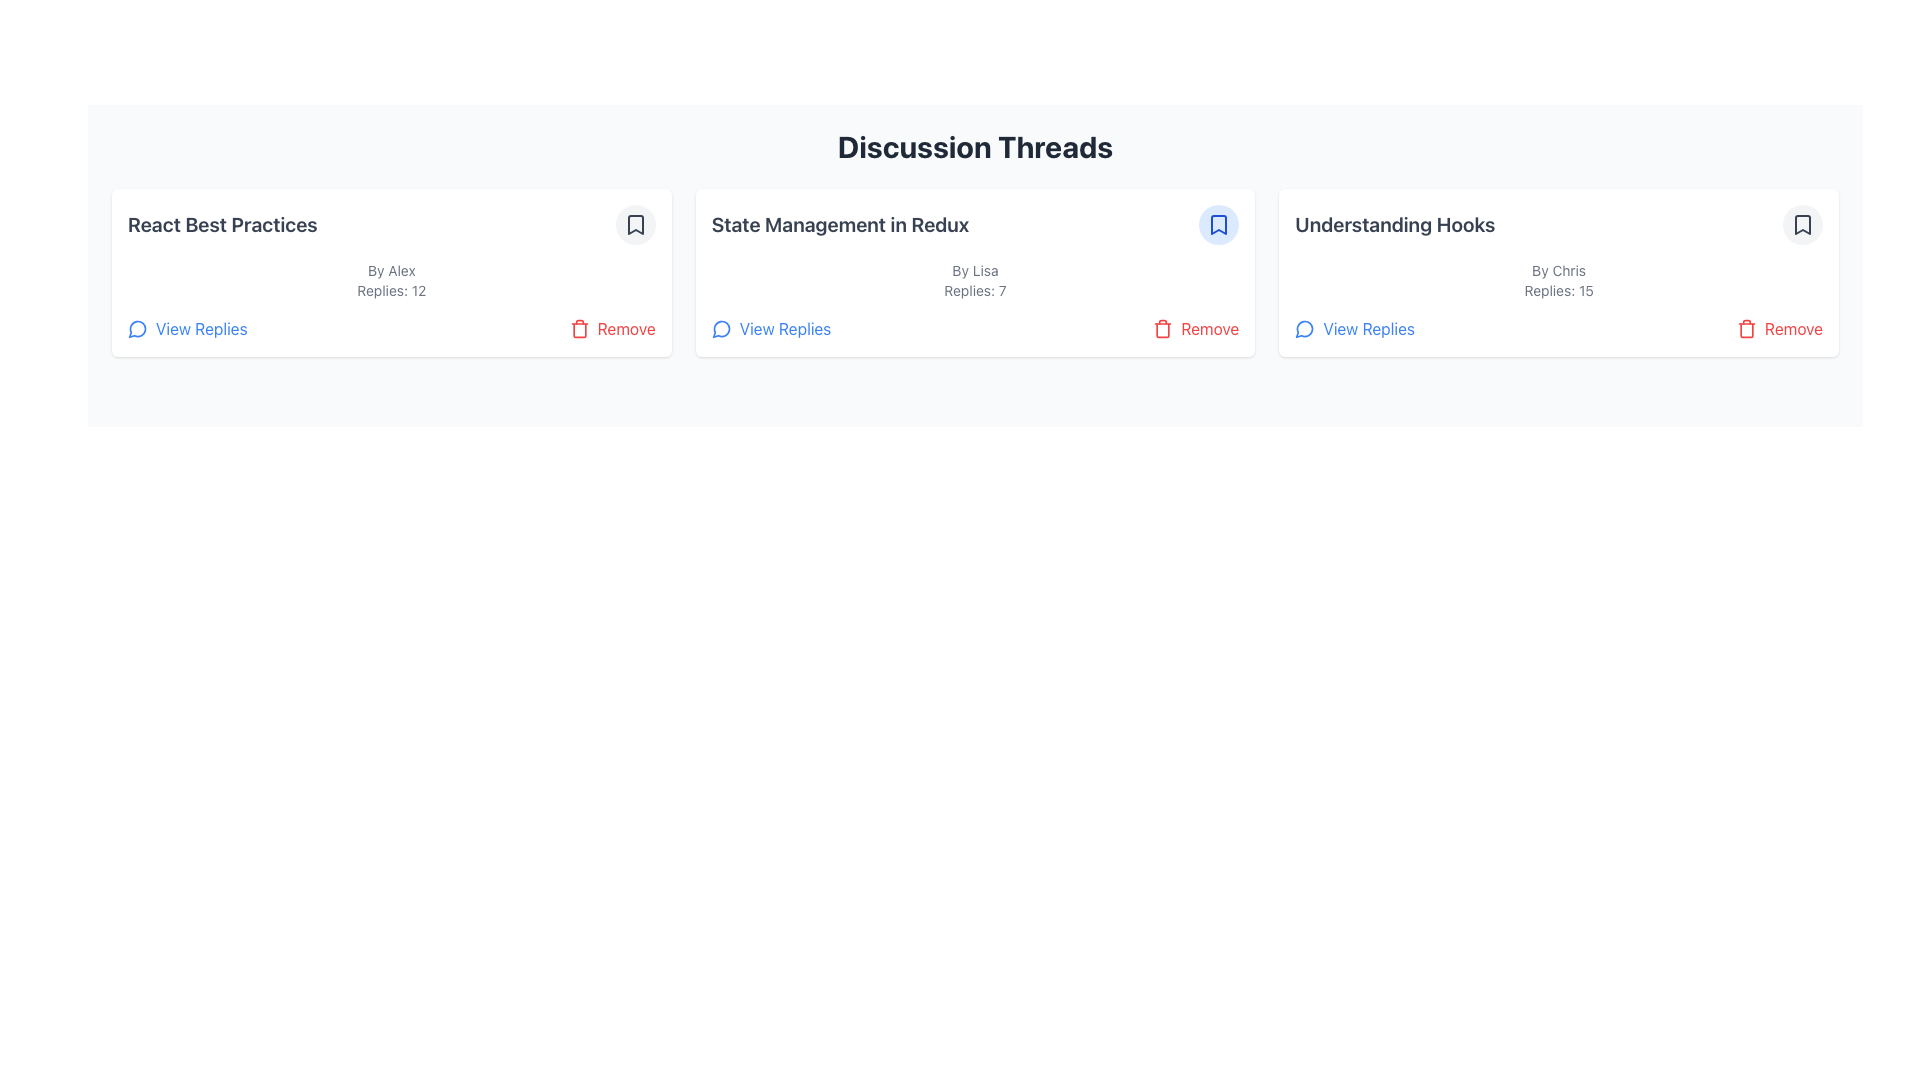 The height and width of the screenshot is (1080, 1920). I want to click on the red 'Remove' button with a trash icon located at the bottom-right corner of the 'State Management in Redux' card, so click(1196, 327).